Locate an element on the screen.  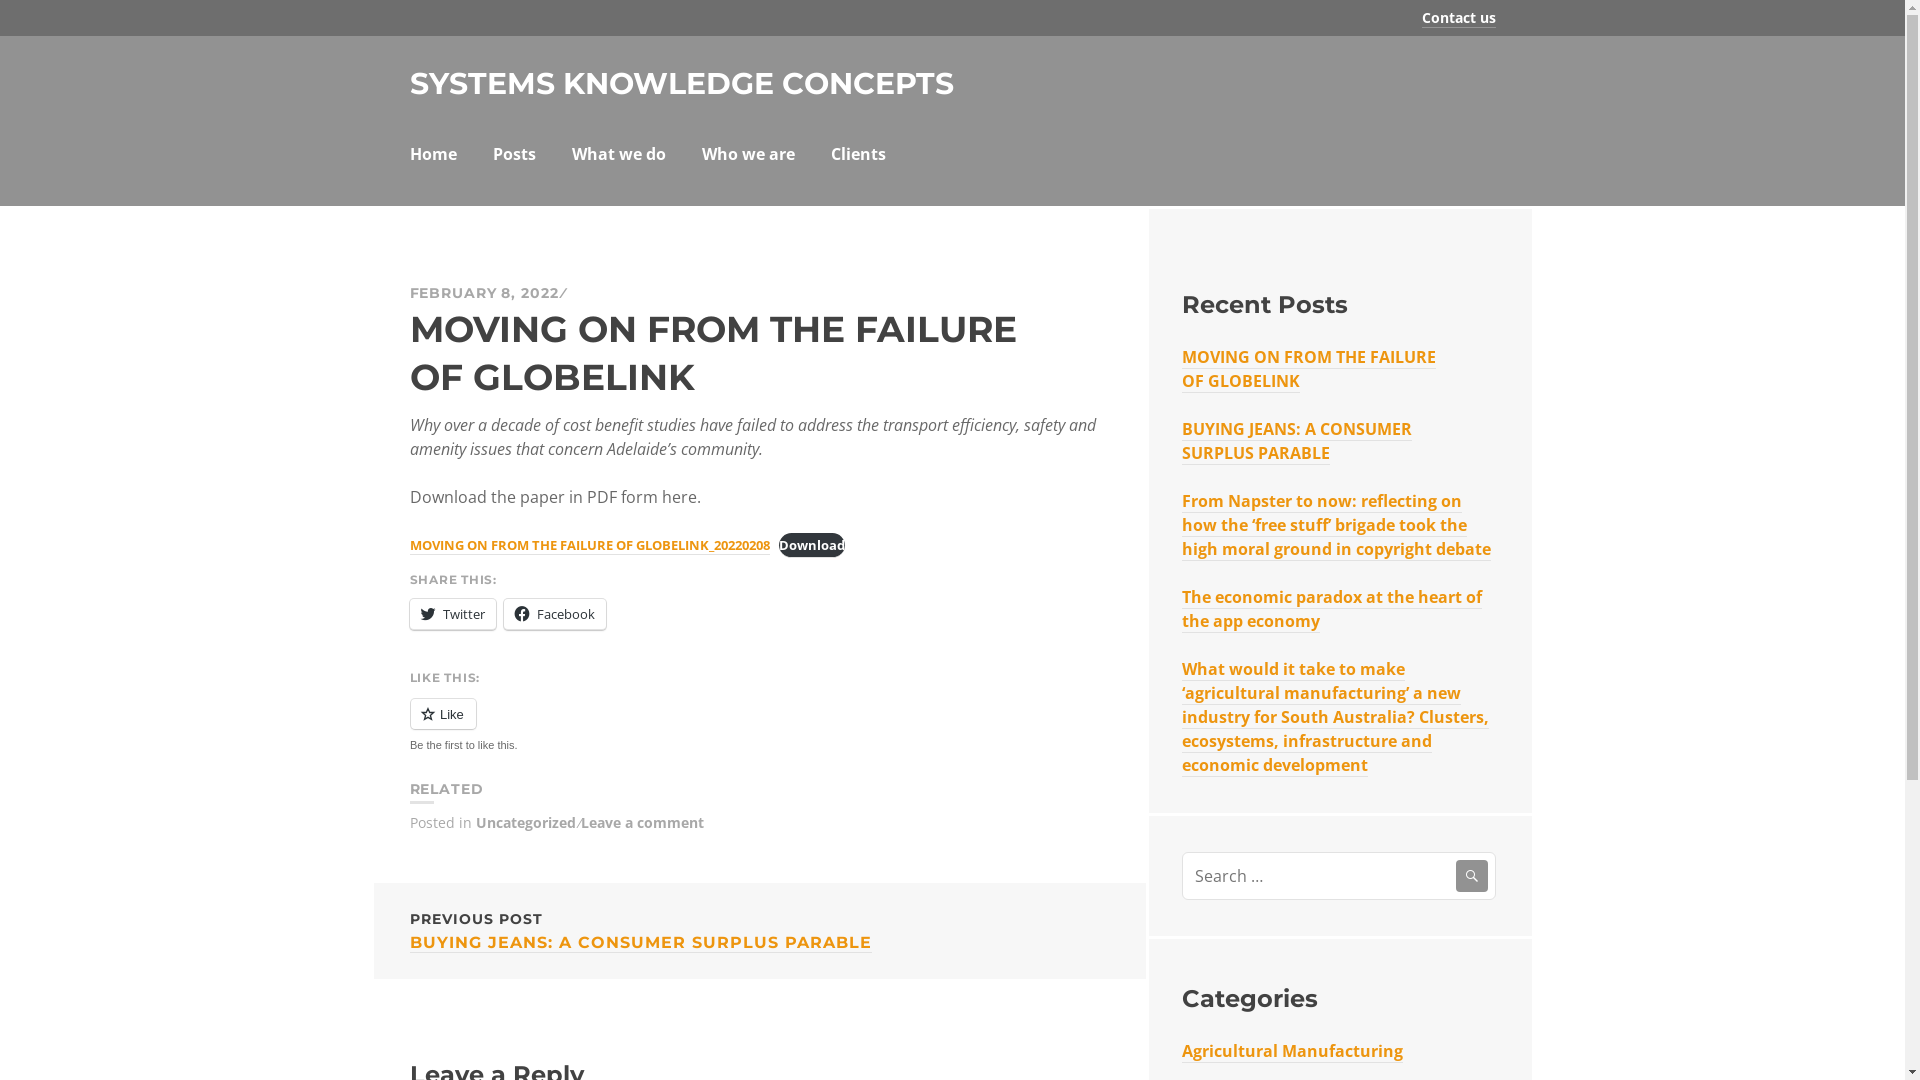
'What we do' is located at coordinates (618, 155).